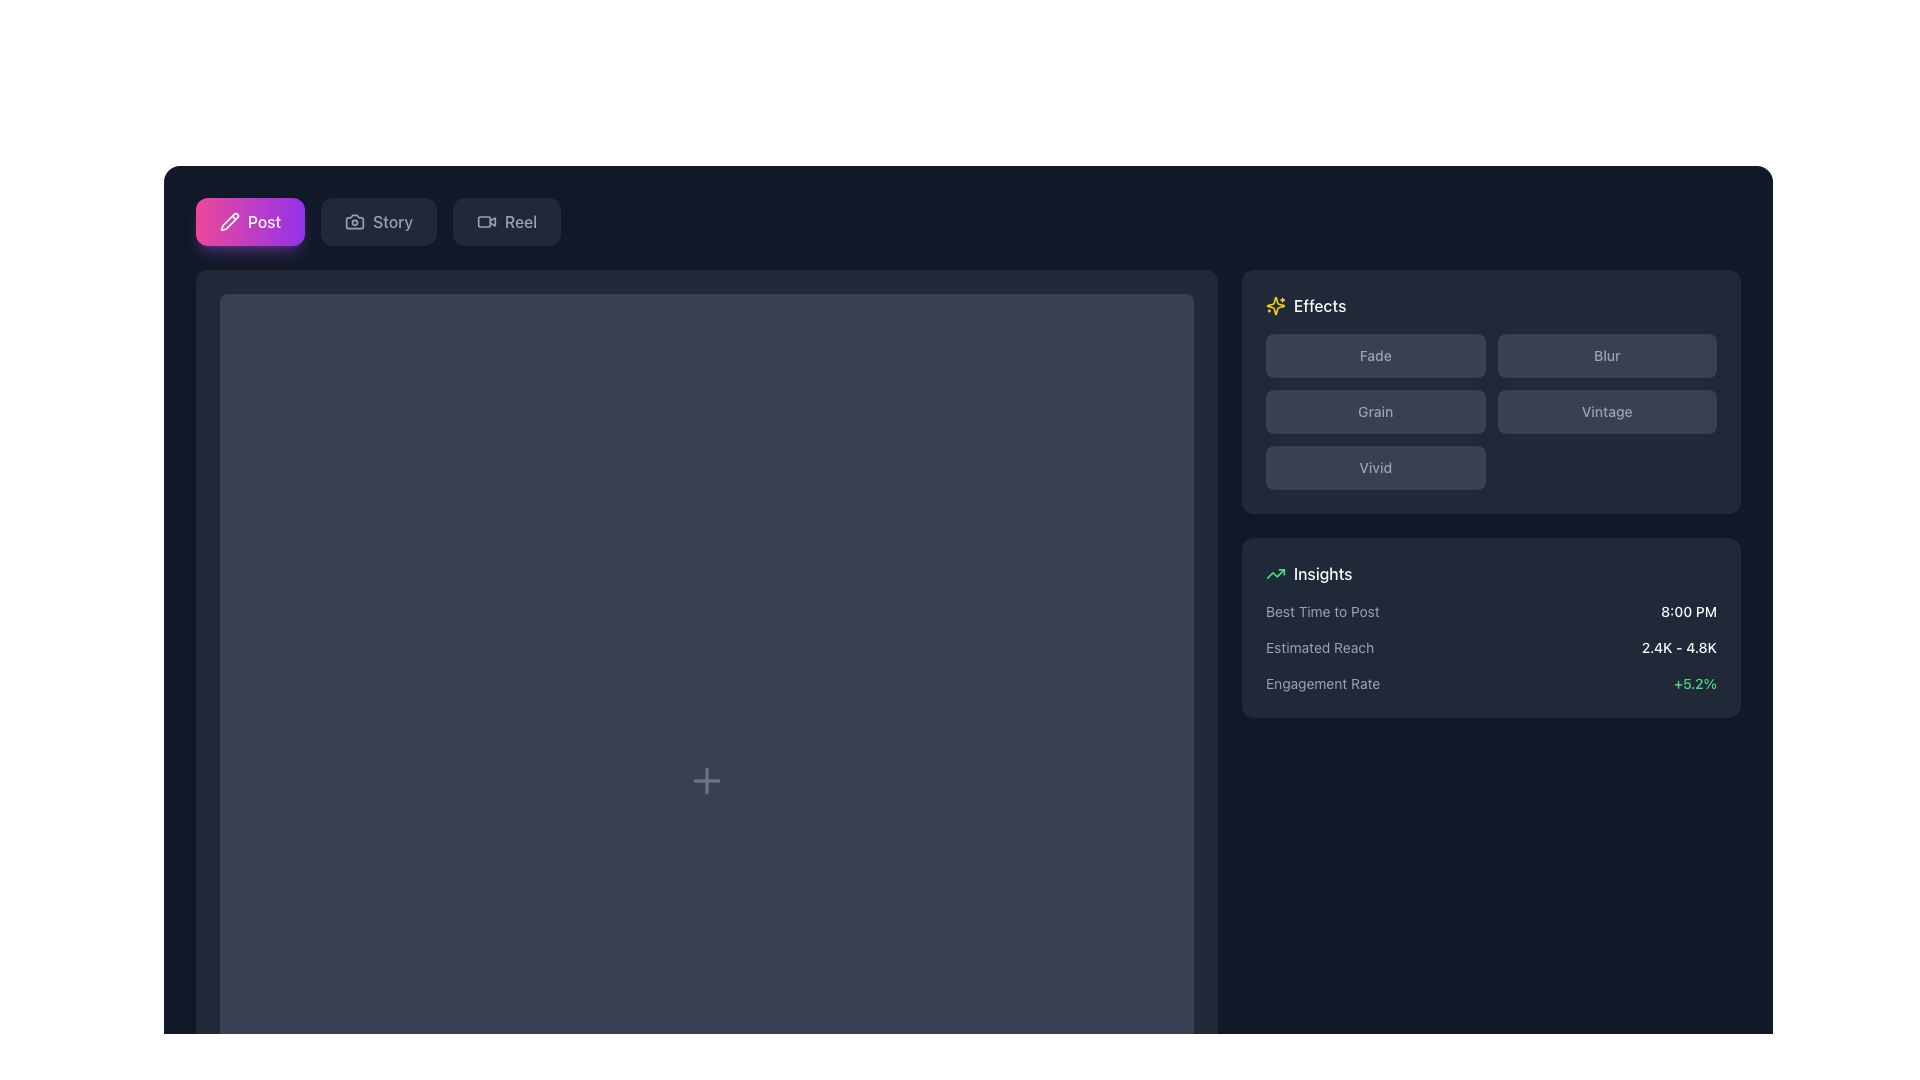 The width and height of the screenshot is (1920, 1080). What do you see at coordinates (229, 220) in the screenshot?
I see `the Button Icon located in the top-left corner of the interface to initiate the 'Post' action` at bounding box center [229, 220].